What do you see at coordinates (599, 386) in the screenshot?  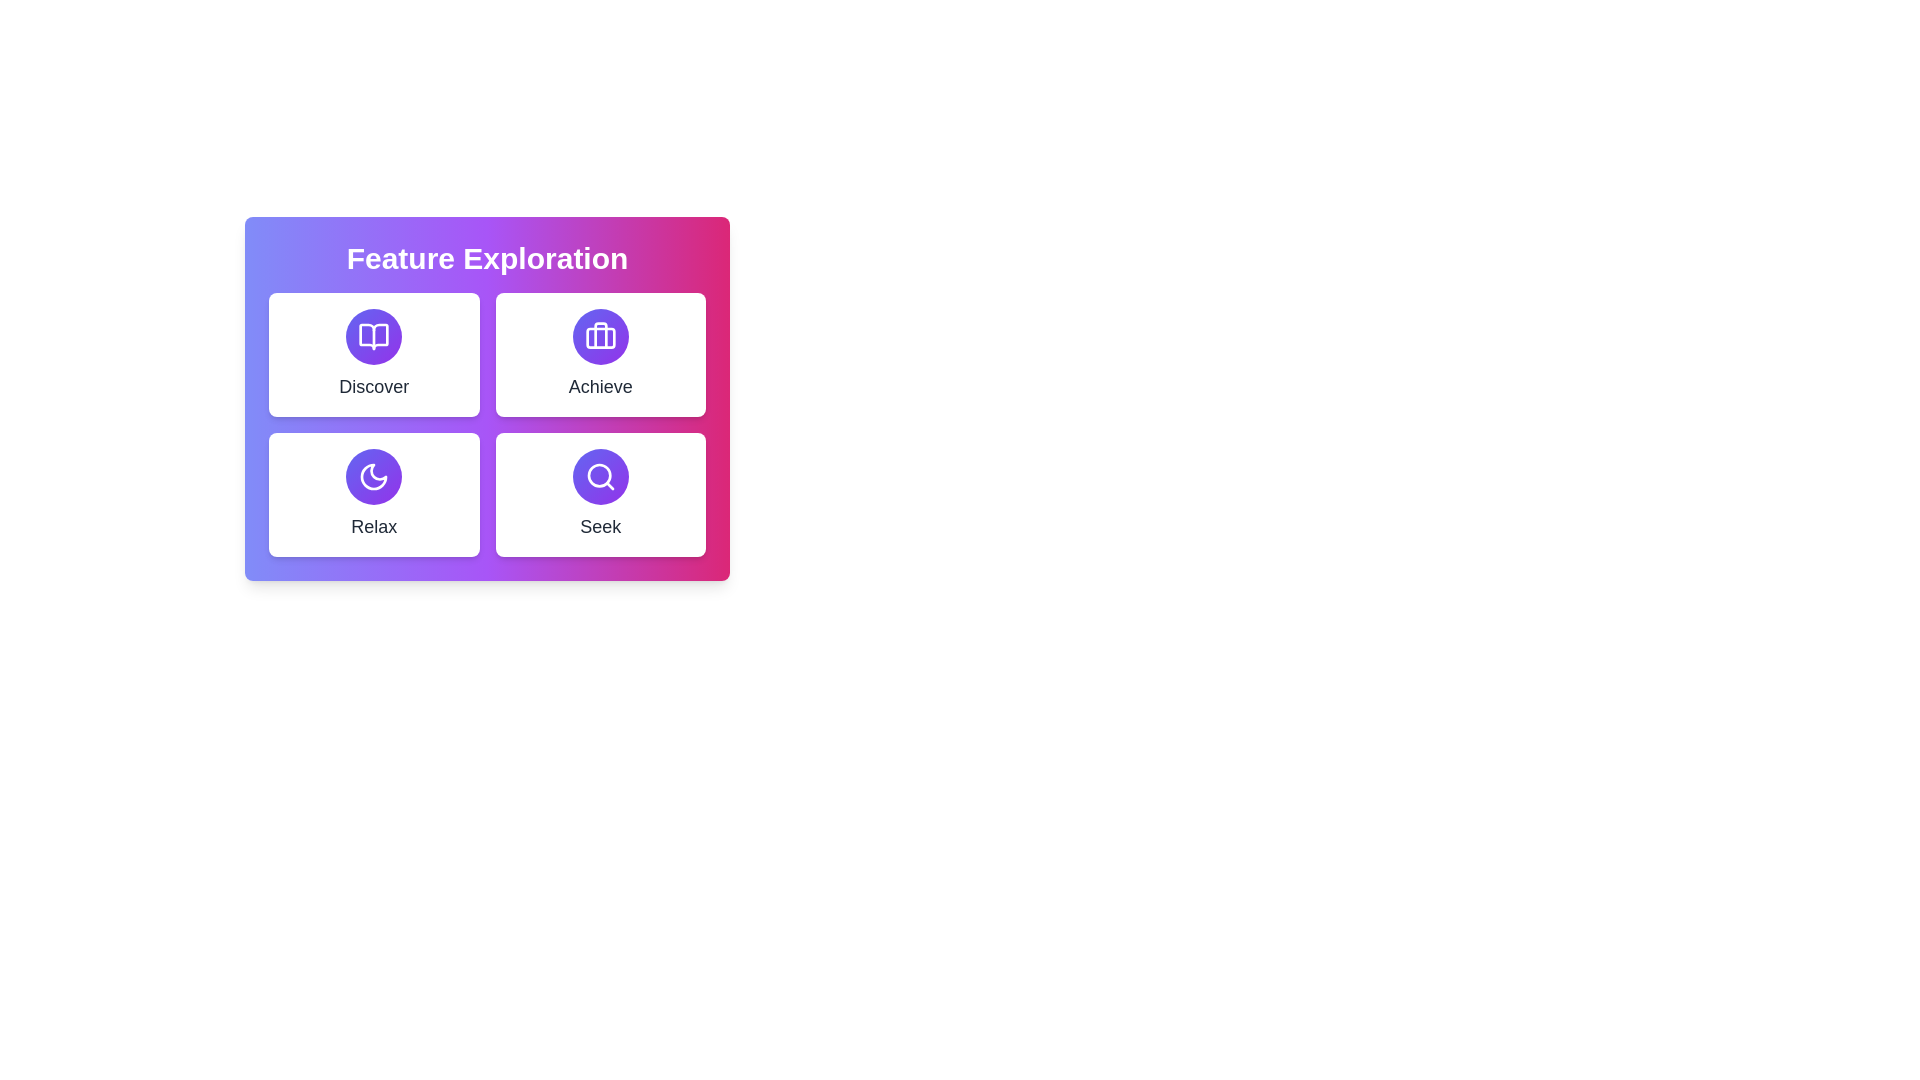 I see `text label displaying 'Achieve' located below the purple circular icon with a briefcase symbol in the upper-right cell of the 2x2 grid within the 'Feature Exploration' module` at bounding box center [599, 386].